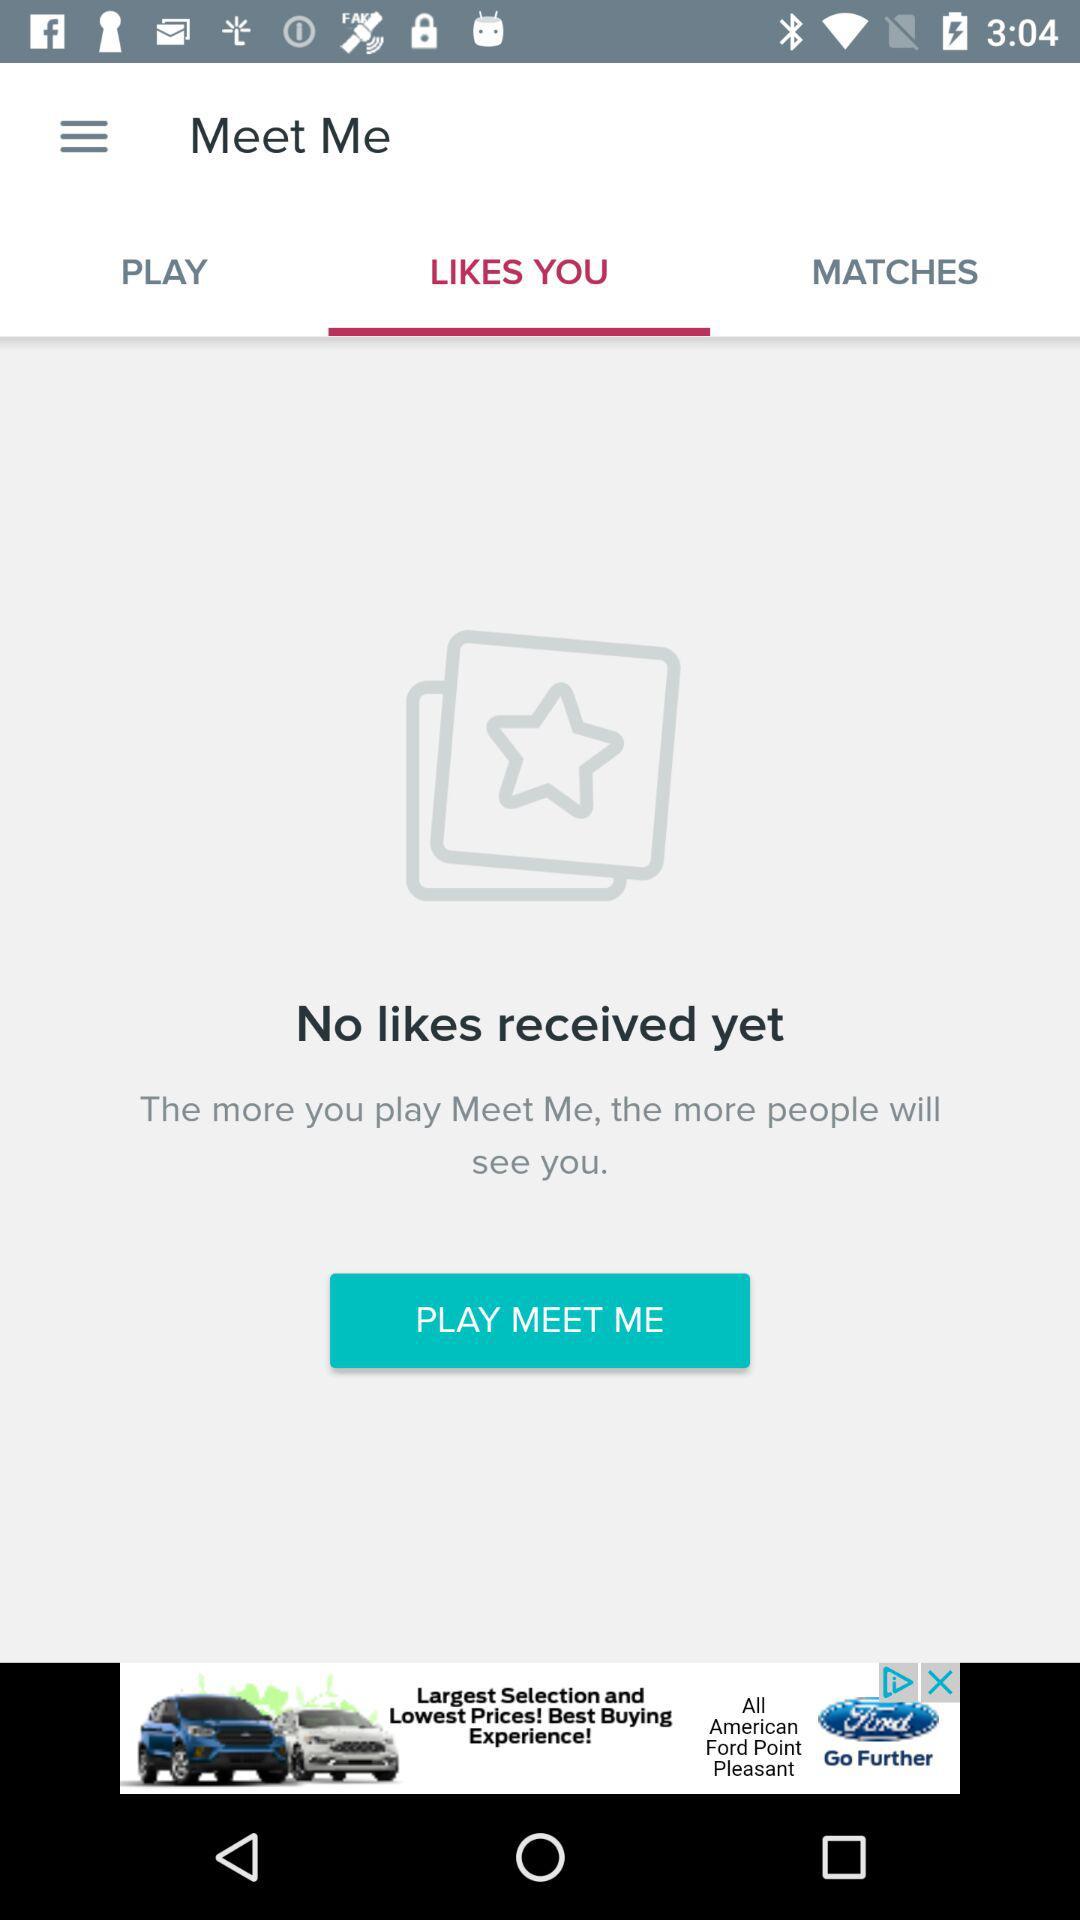 Image resolution: width=1080 pixels, height=1920 pixels. Describe the element at coordinates (540, 1727) in the screenshot. I see `advertisement banner` at that location.